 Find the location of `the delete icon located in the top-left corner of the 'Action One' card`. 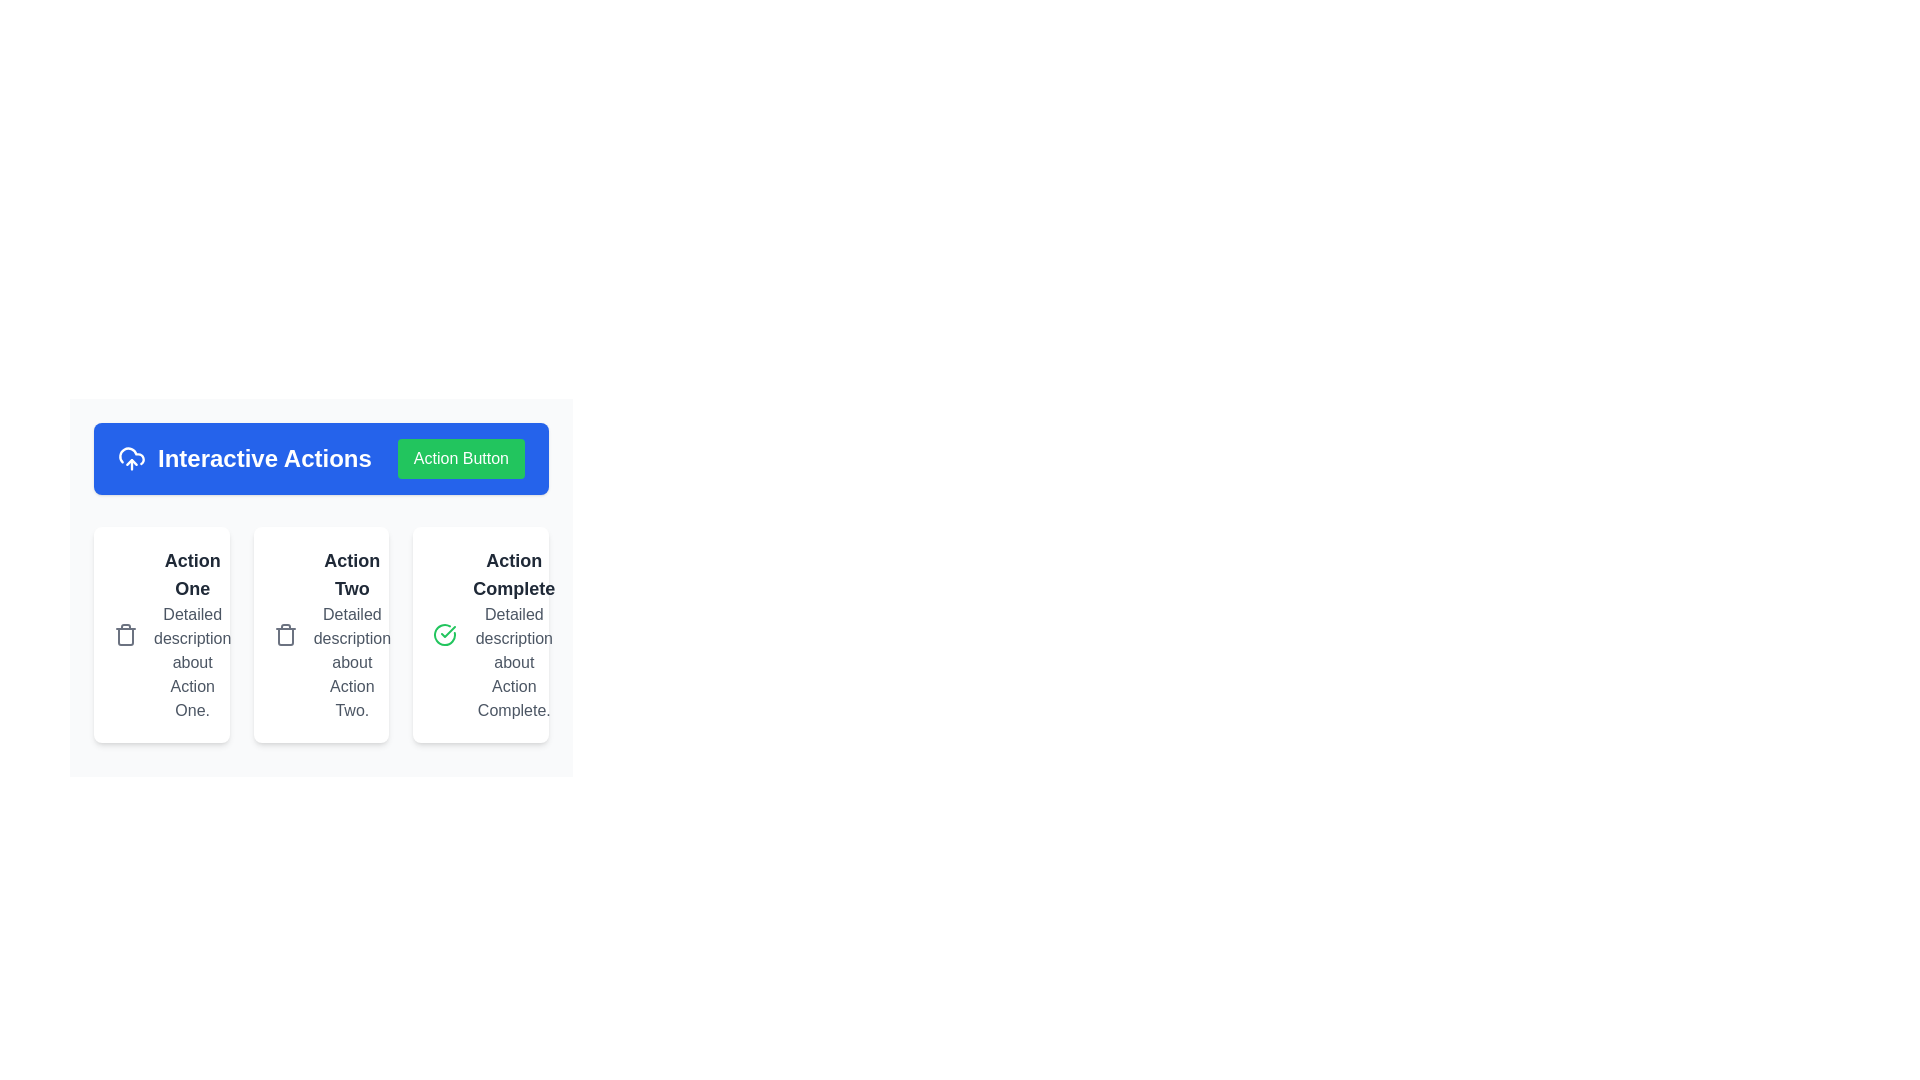

the delete icon located in the top-left corner of the 'Action One' card is located at coordinates (124, 635).